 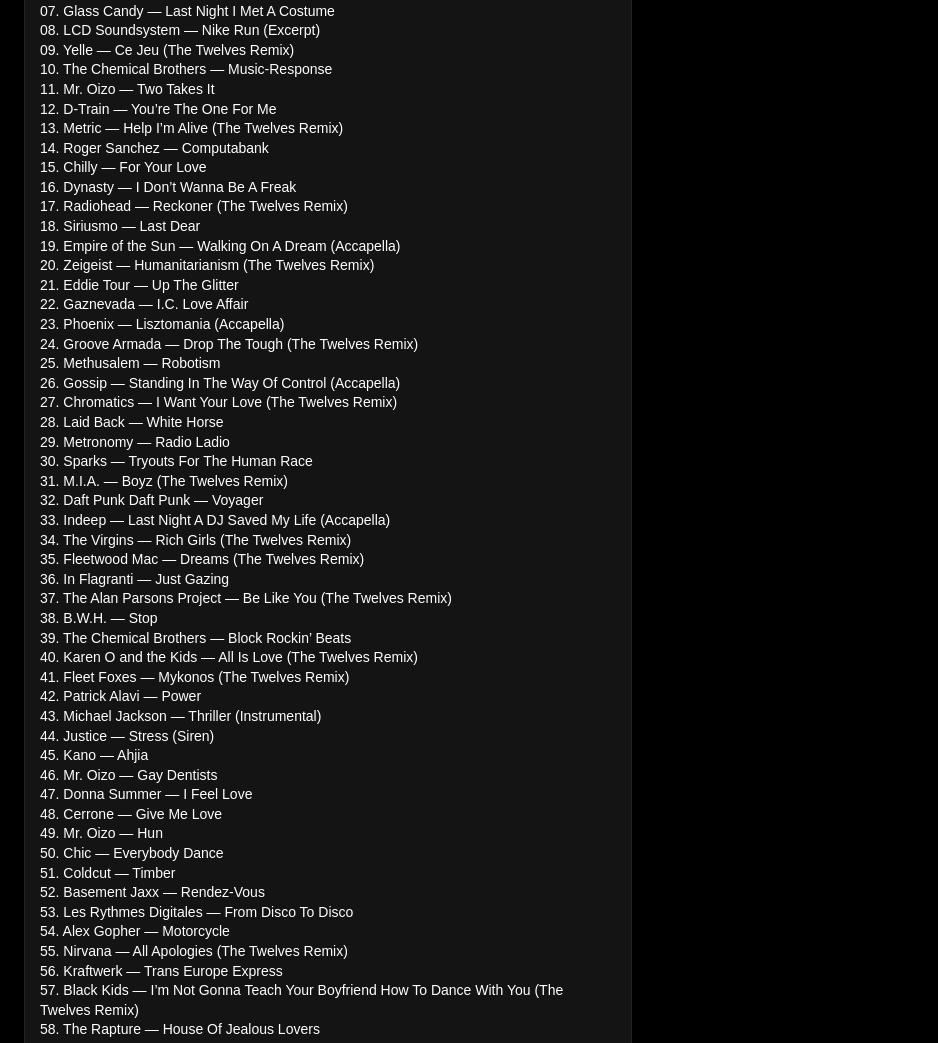 What do you see at coordinates (106, 871) in the screenshot?
I see `'51. Coldcut — Timber'` at bounding box center [106, 871].